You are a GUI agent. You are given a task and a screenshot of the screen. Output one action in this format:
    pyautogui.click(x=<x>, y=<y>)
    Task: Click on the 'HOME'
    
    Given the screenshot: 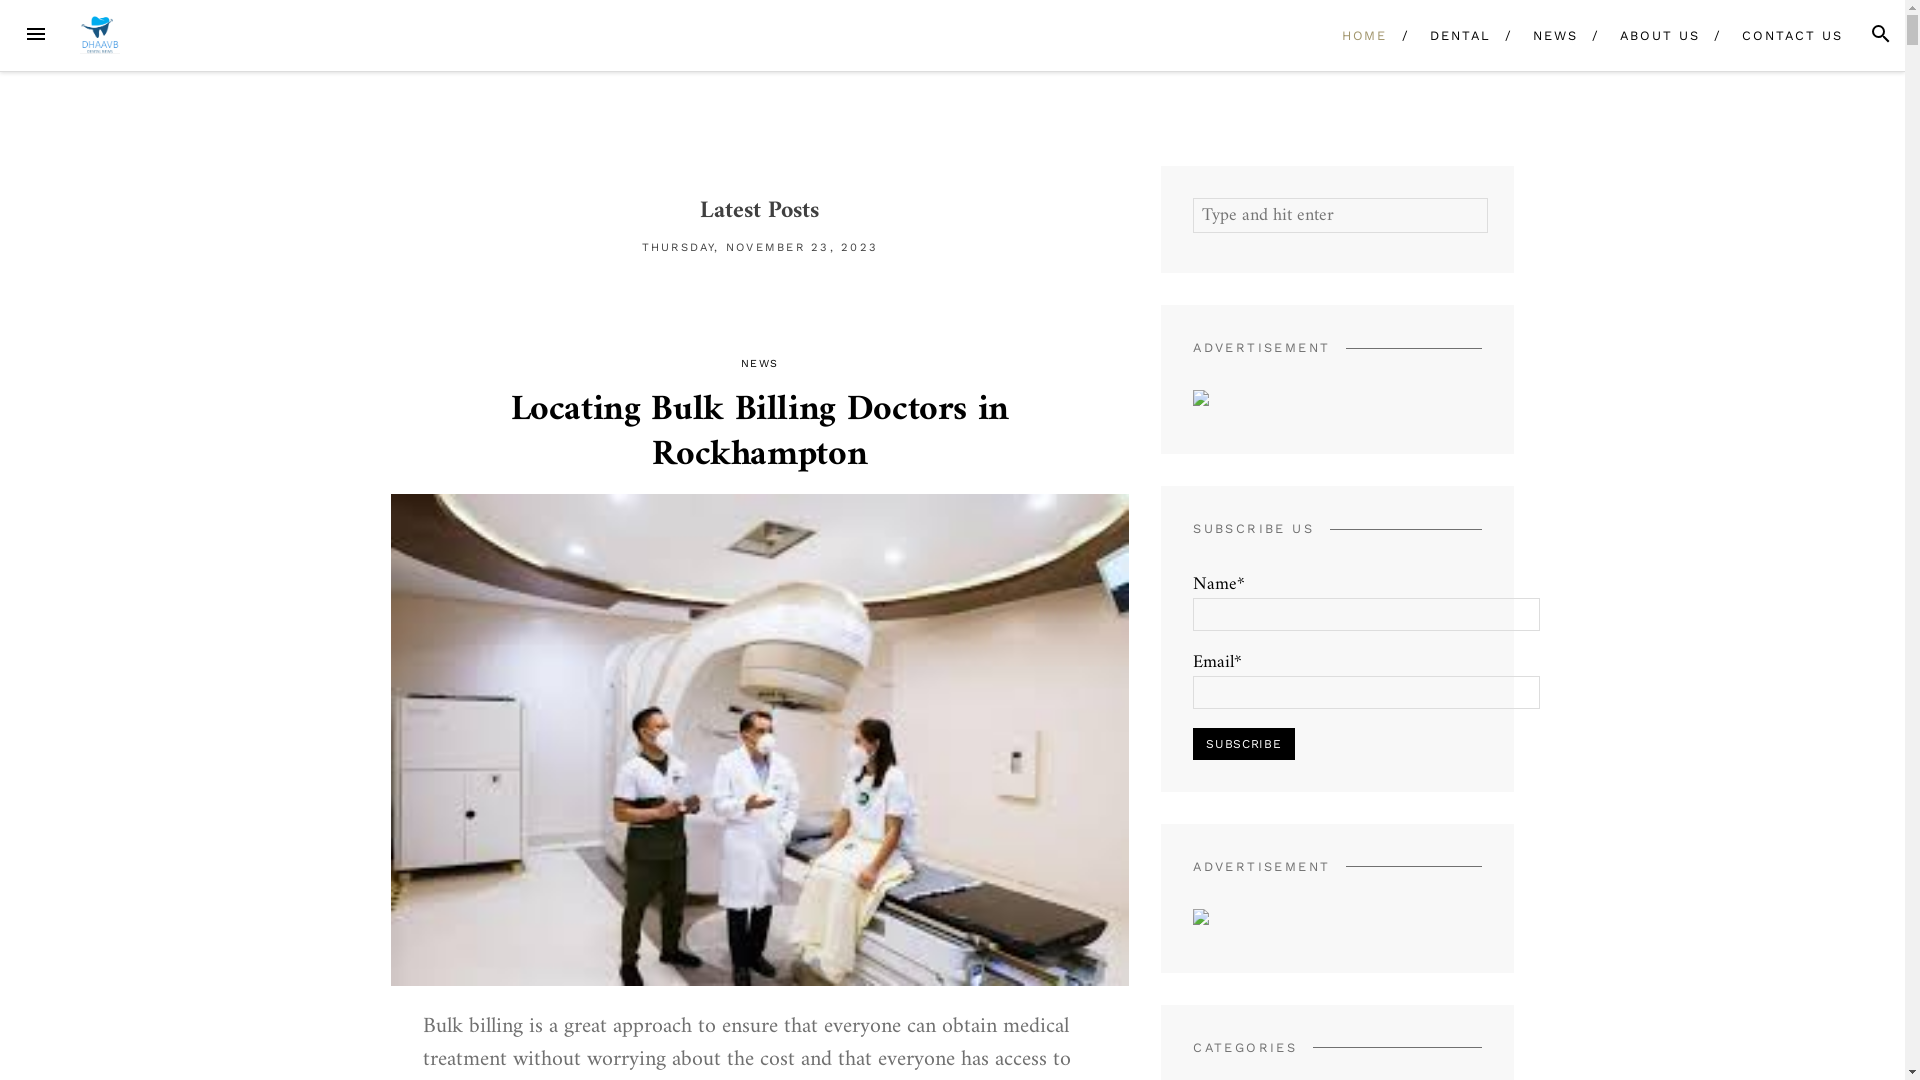 What is the action you would take?
    pyautogui.click(x=1362, y=35)
    